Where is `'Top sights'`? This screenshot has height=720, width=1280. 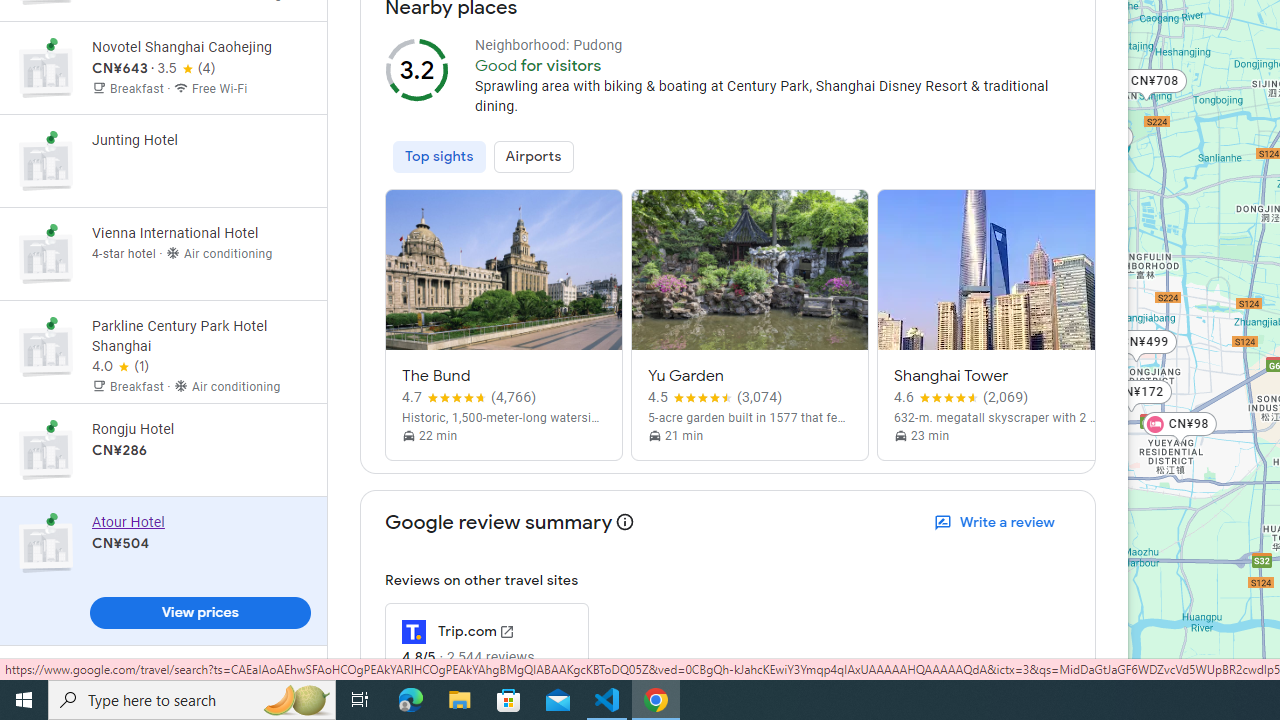
'Top sights' is located at coordinates (438, 155).